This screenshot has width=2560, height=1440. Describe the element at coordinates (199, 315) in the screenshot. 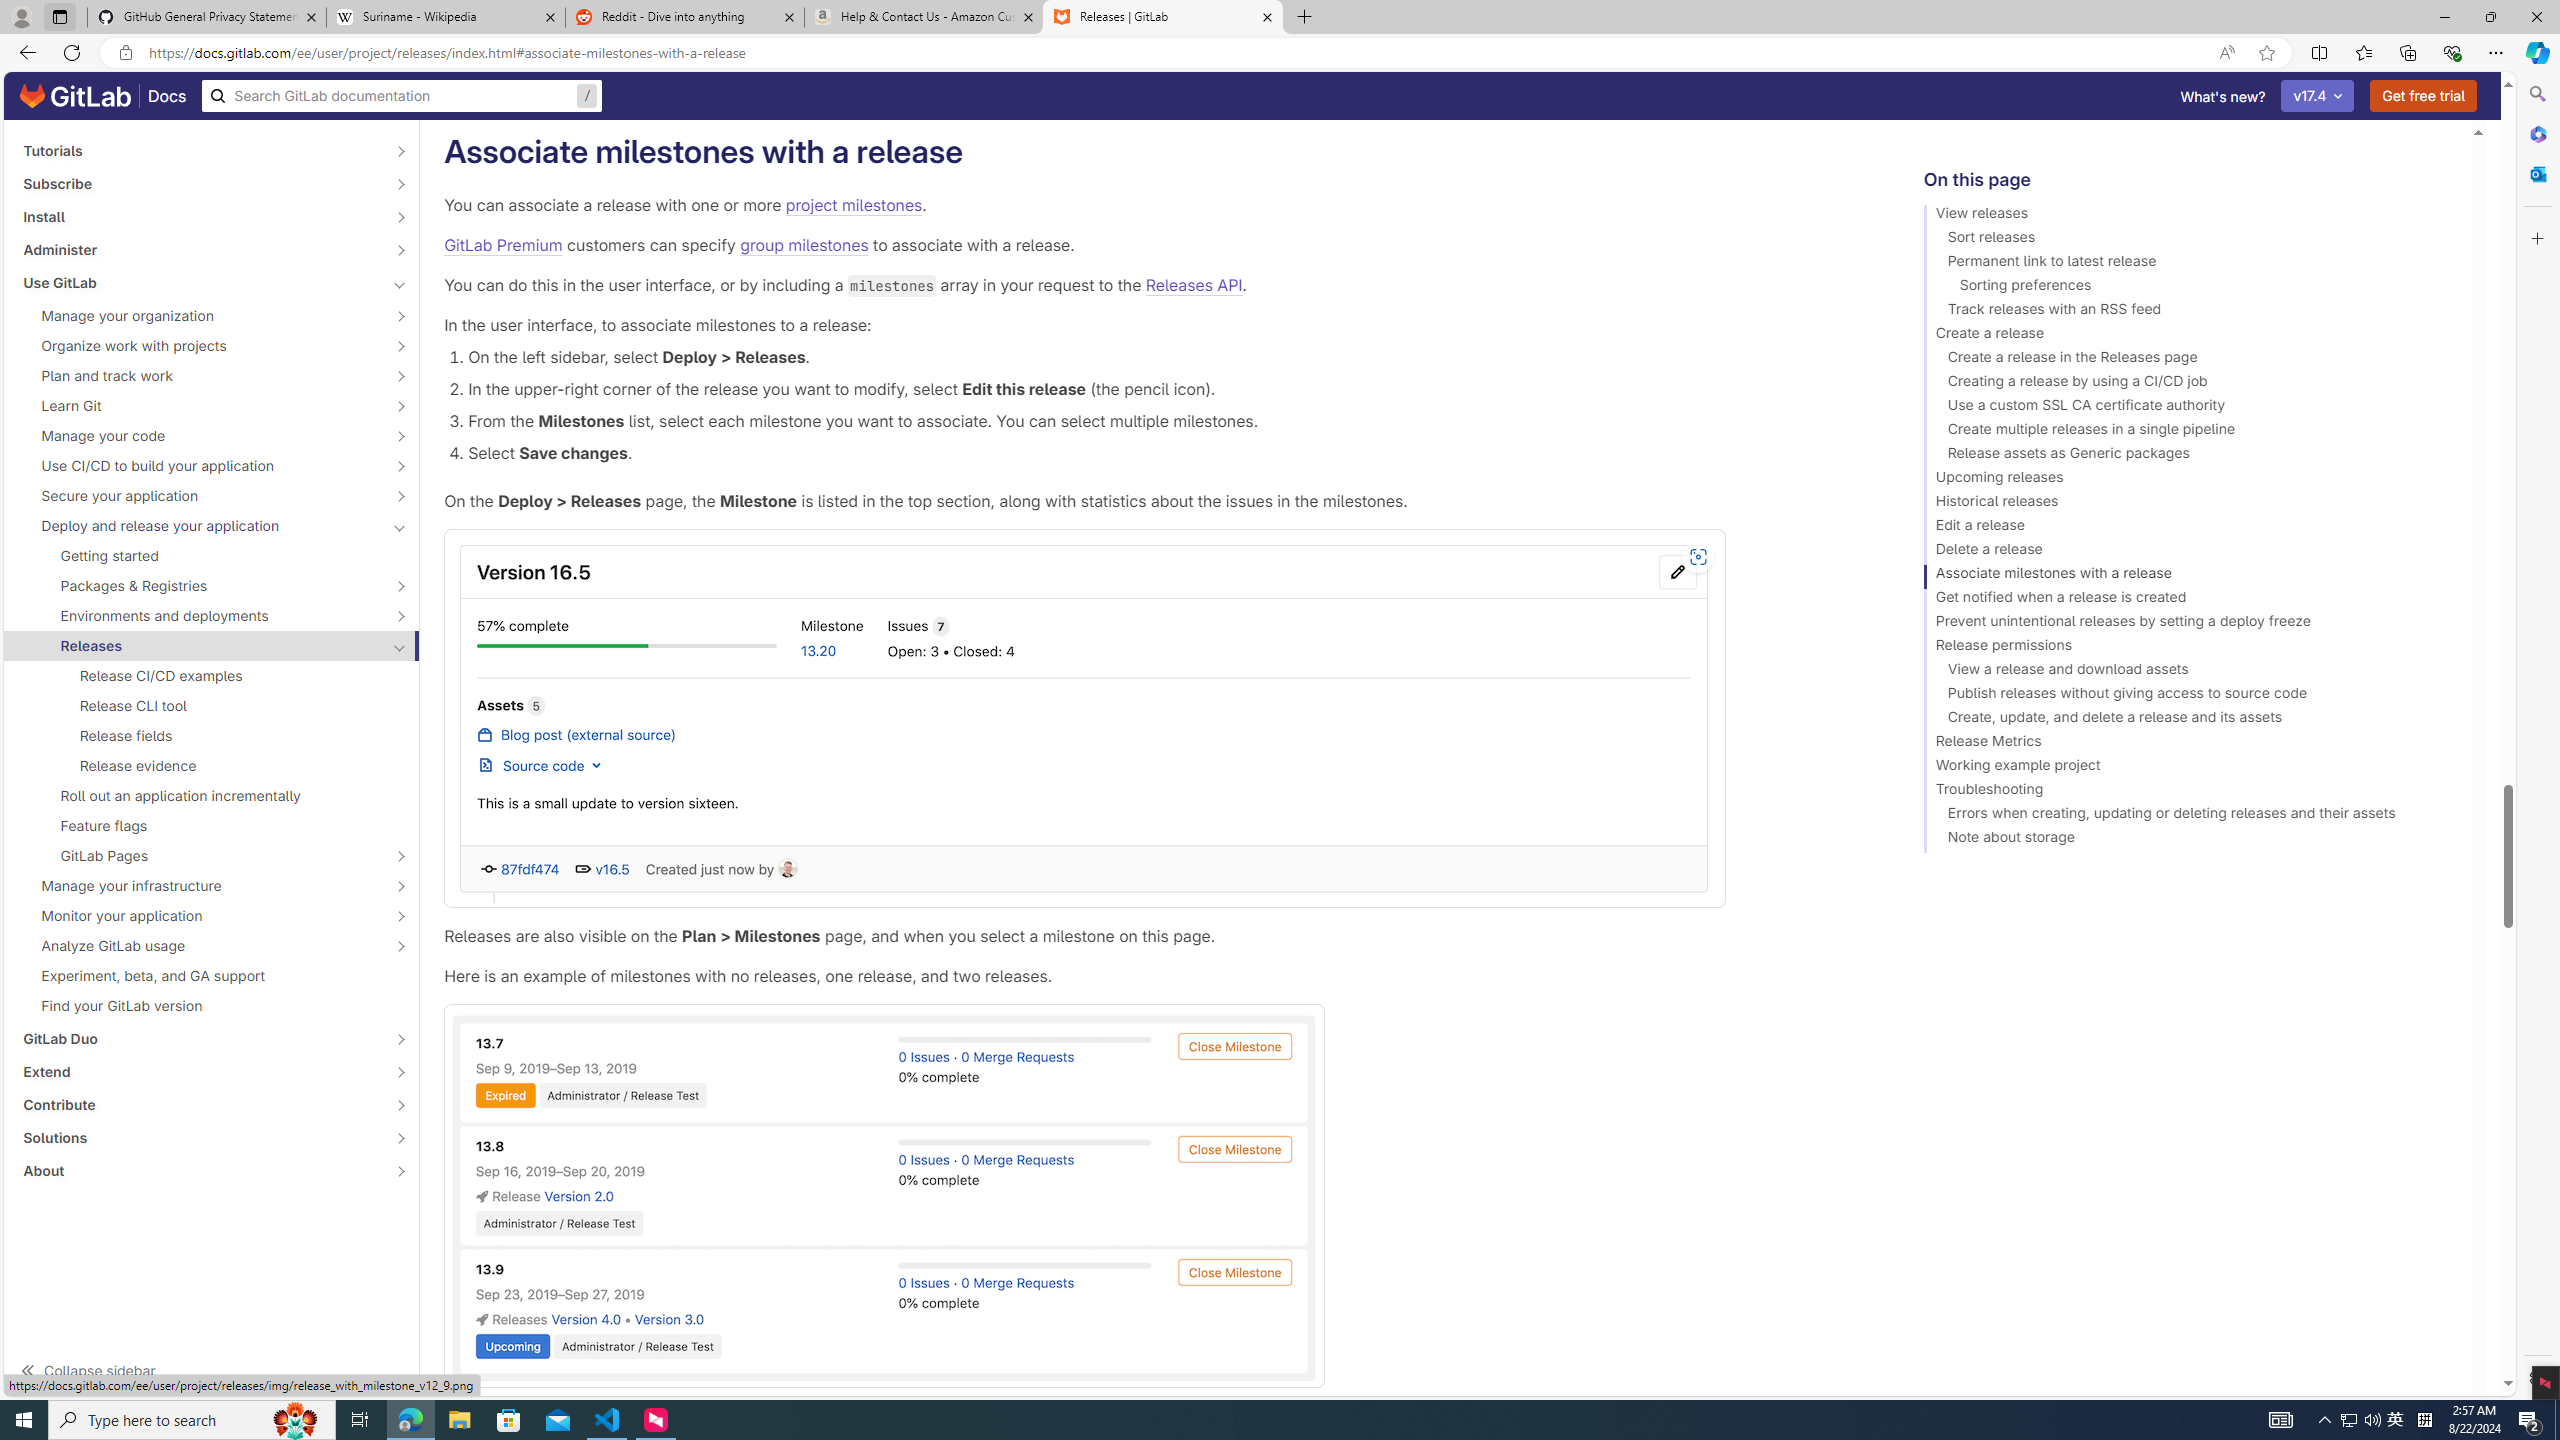

I see `'Manage your organization'` at that location.